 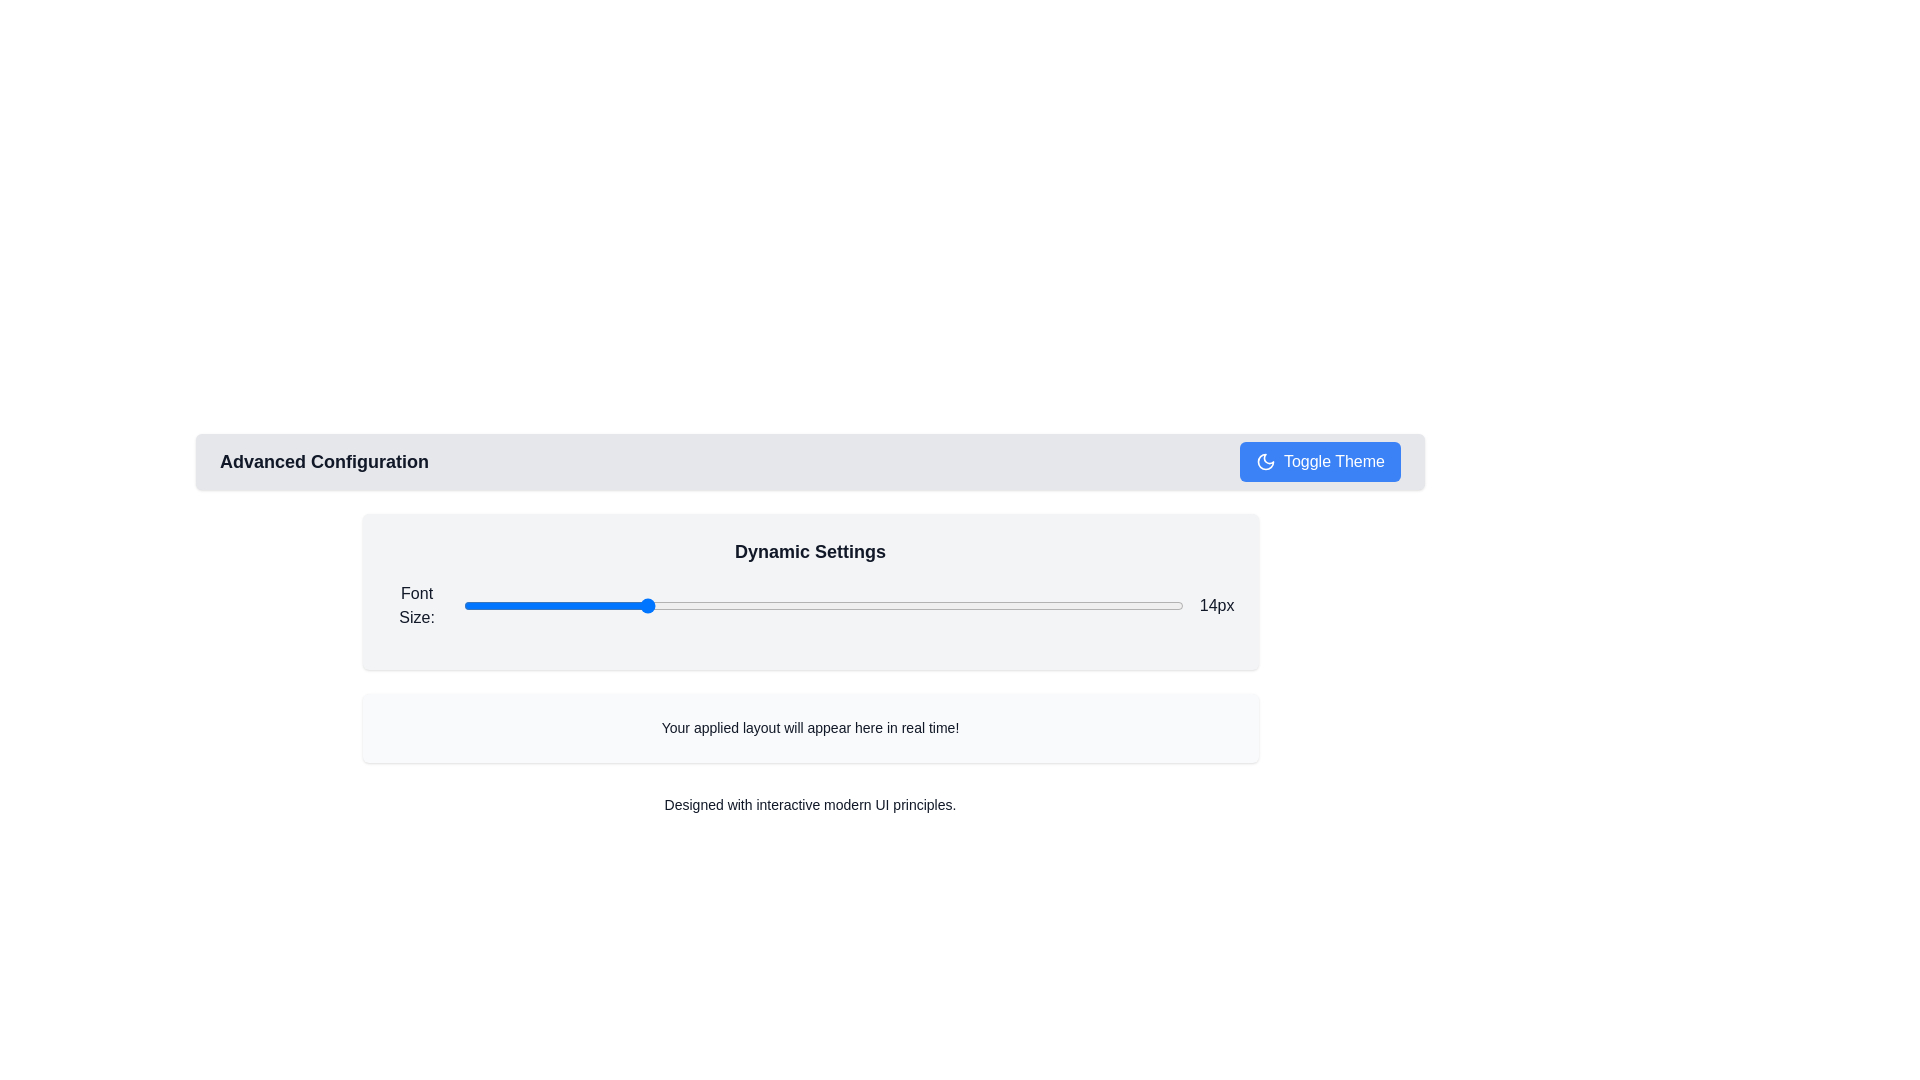 I want to click on the blue thumb of the font size slider, which is currently set, so click(x=823, y=604).